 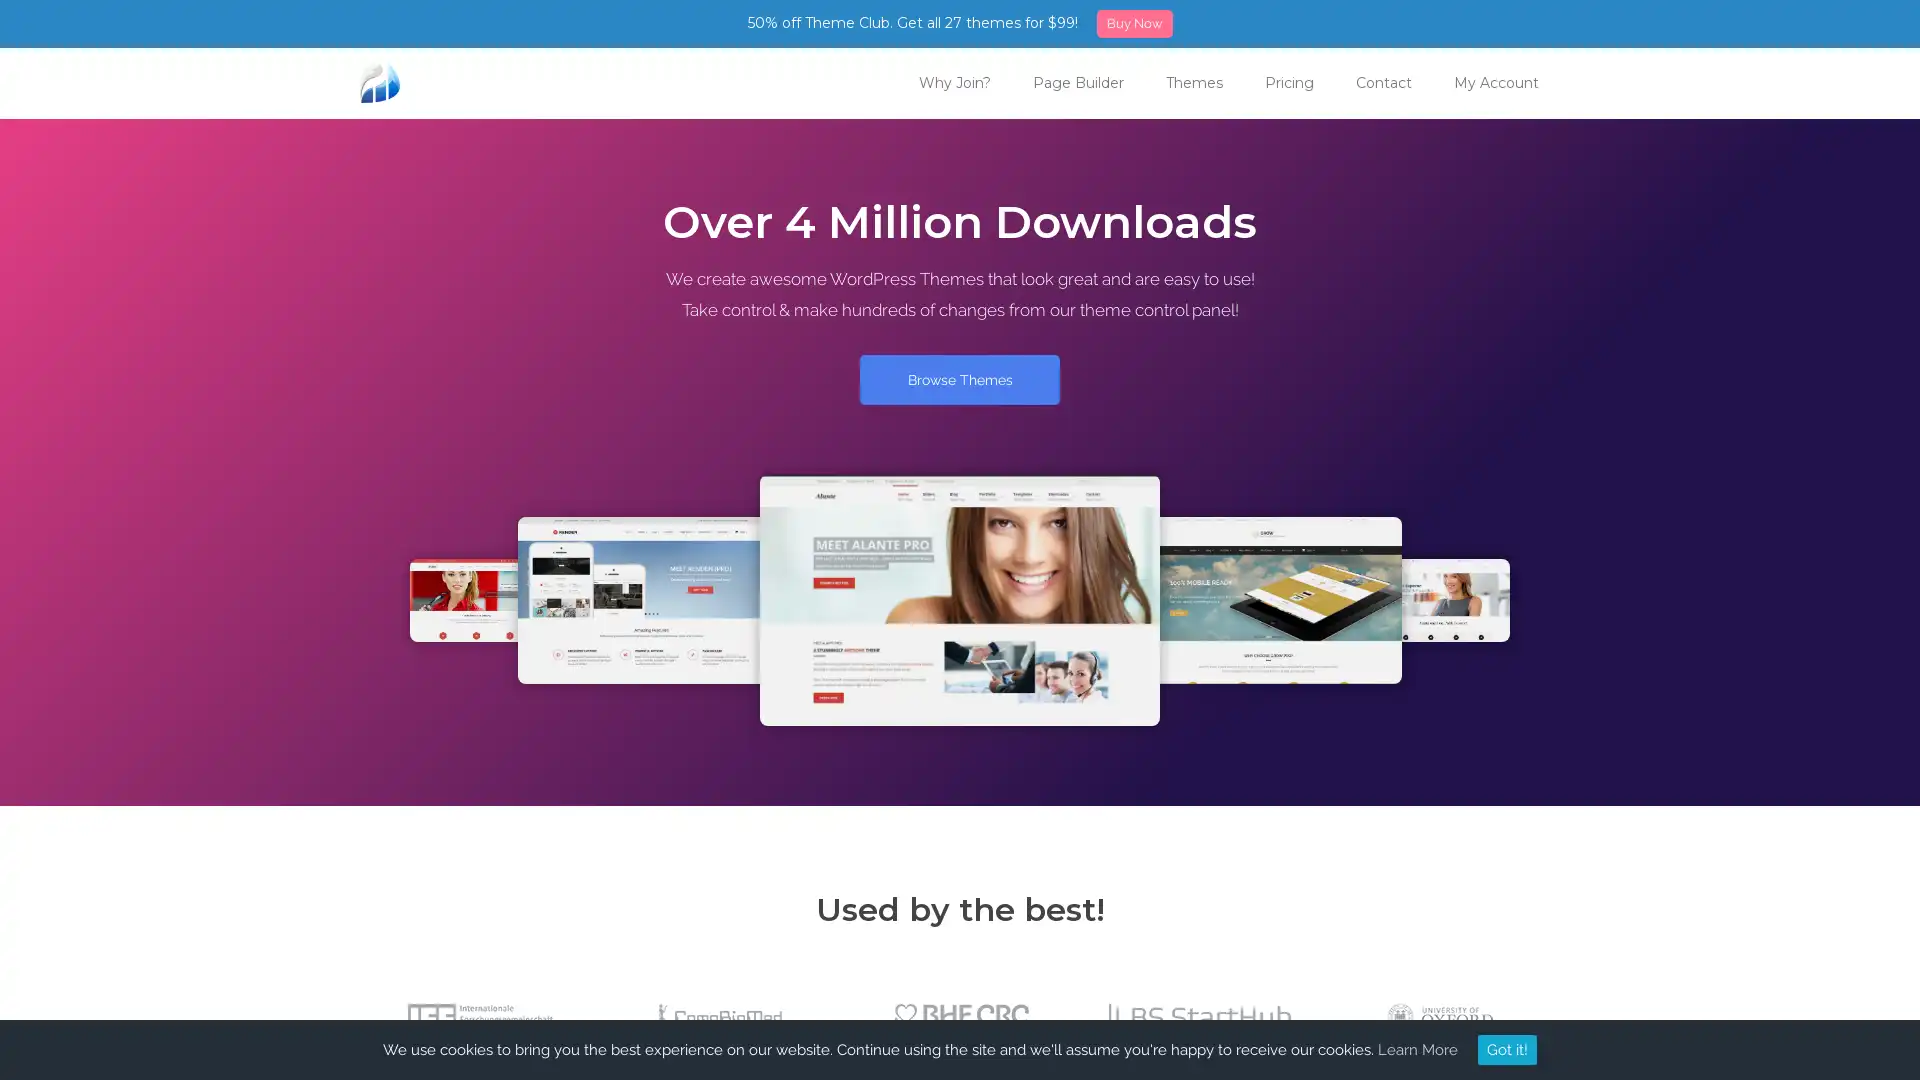 What do you see at coordinates (1133, 23) in the screenshot?
I see `Buy Now` at bounding box center [1133, 23].